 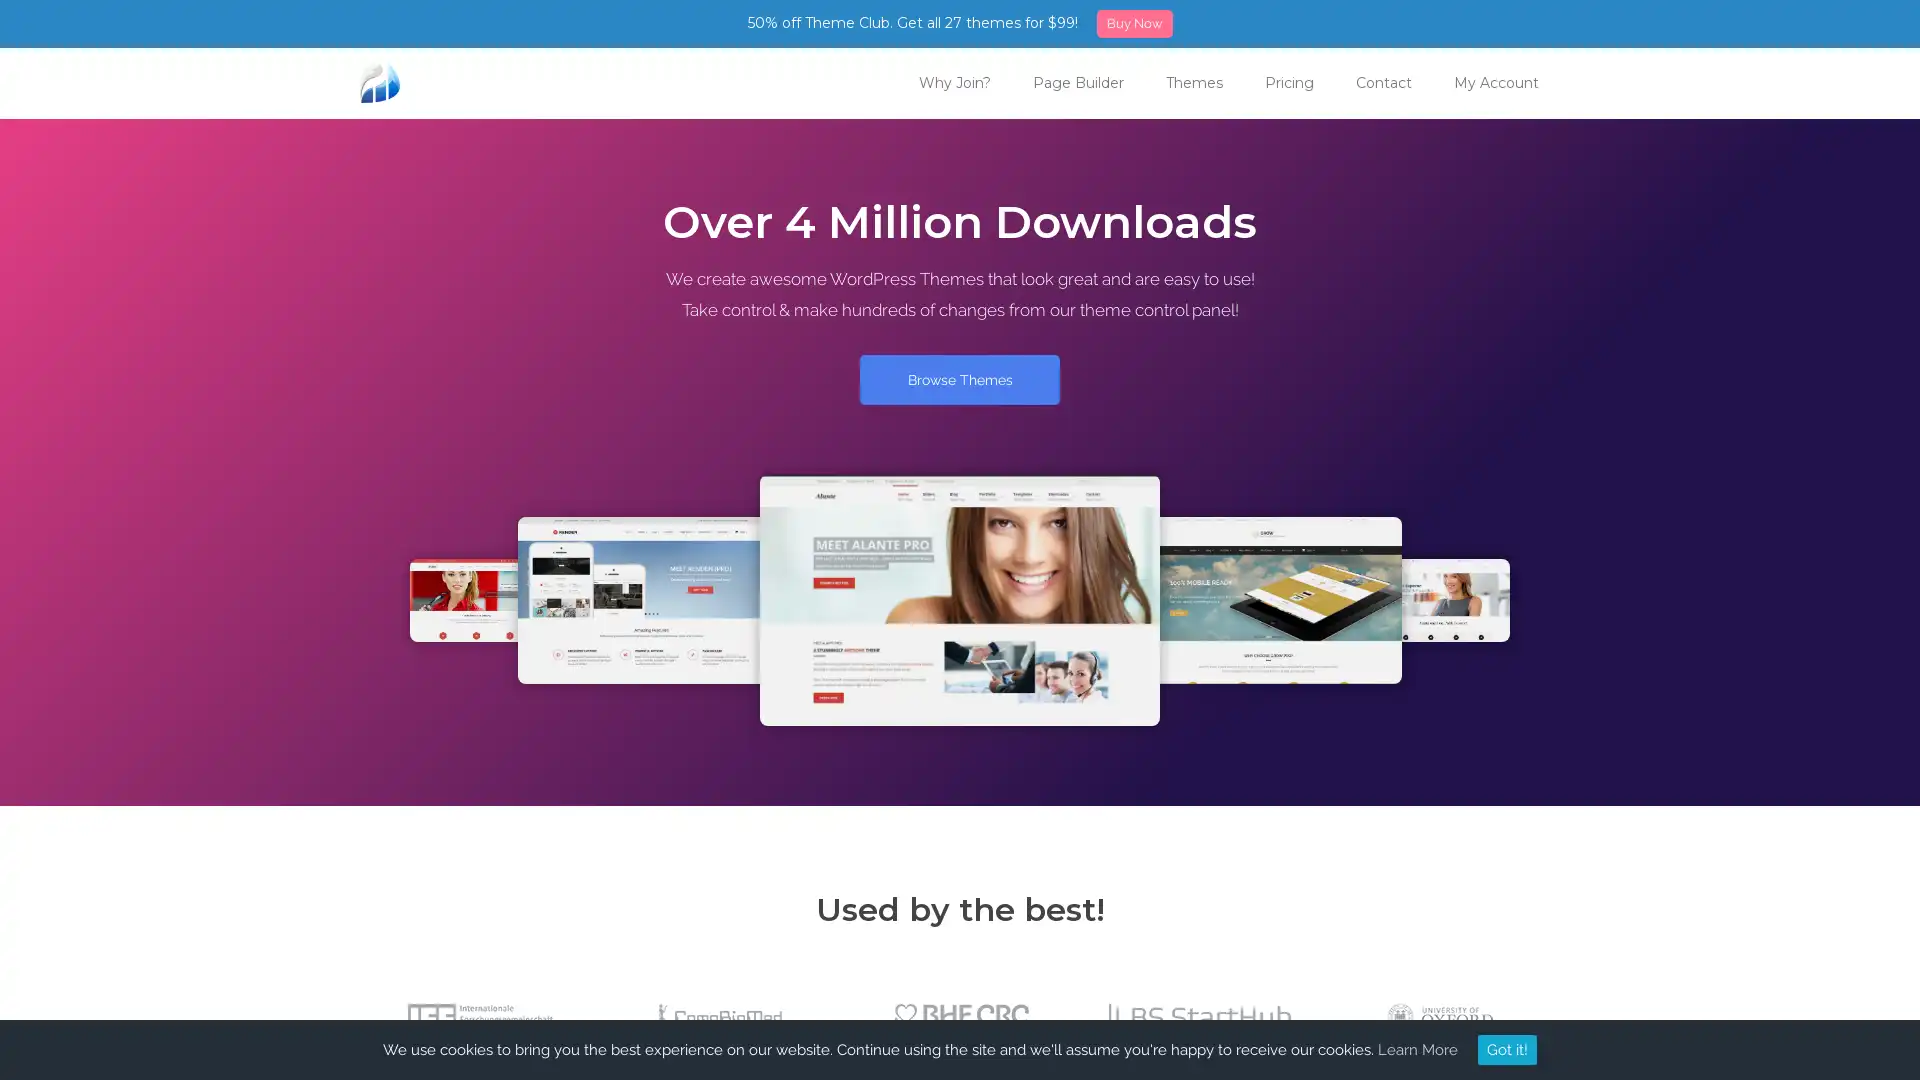 What do you see at coordinates (1133, 23) in the screenshot?
I see `Buy Now` at bounding box center [1133, 23].